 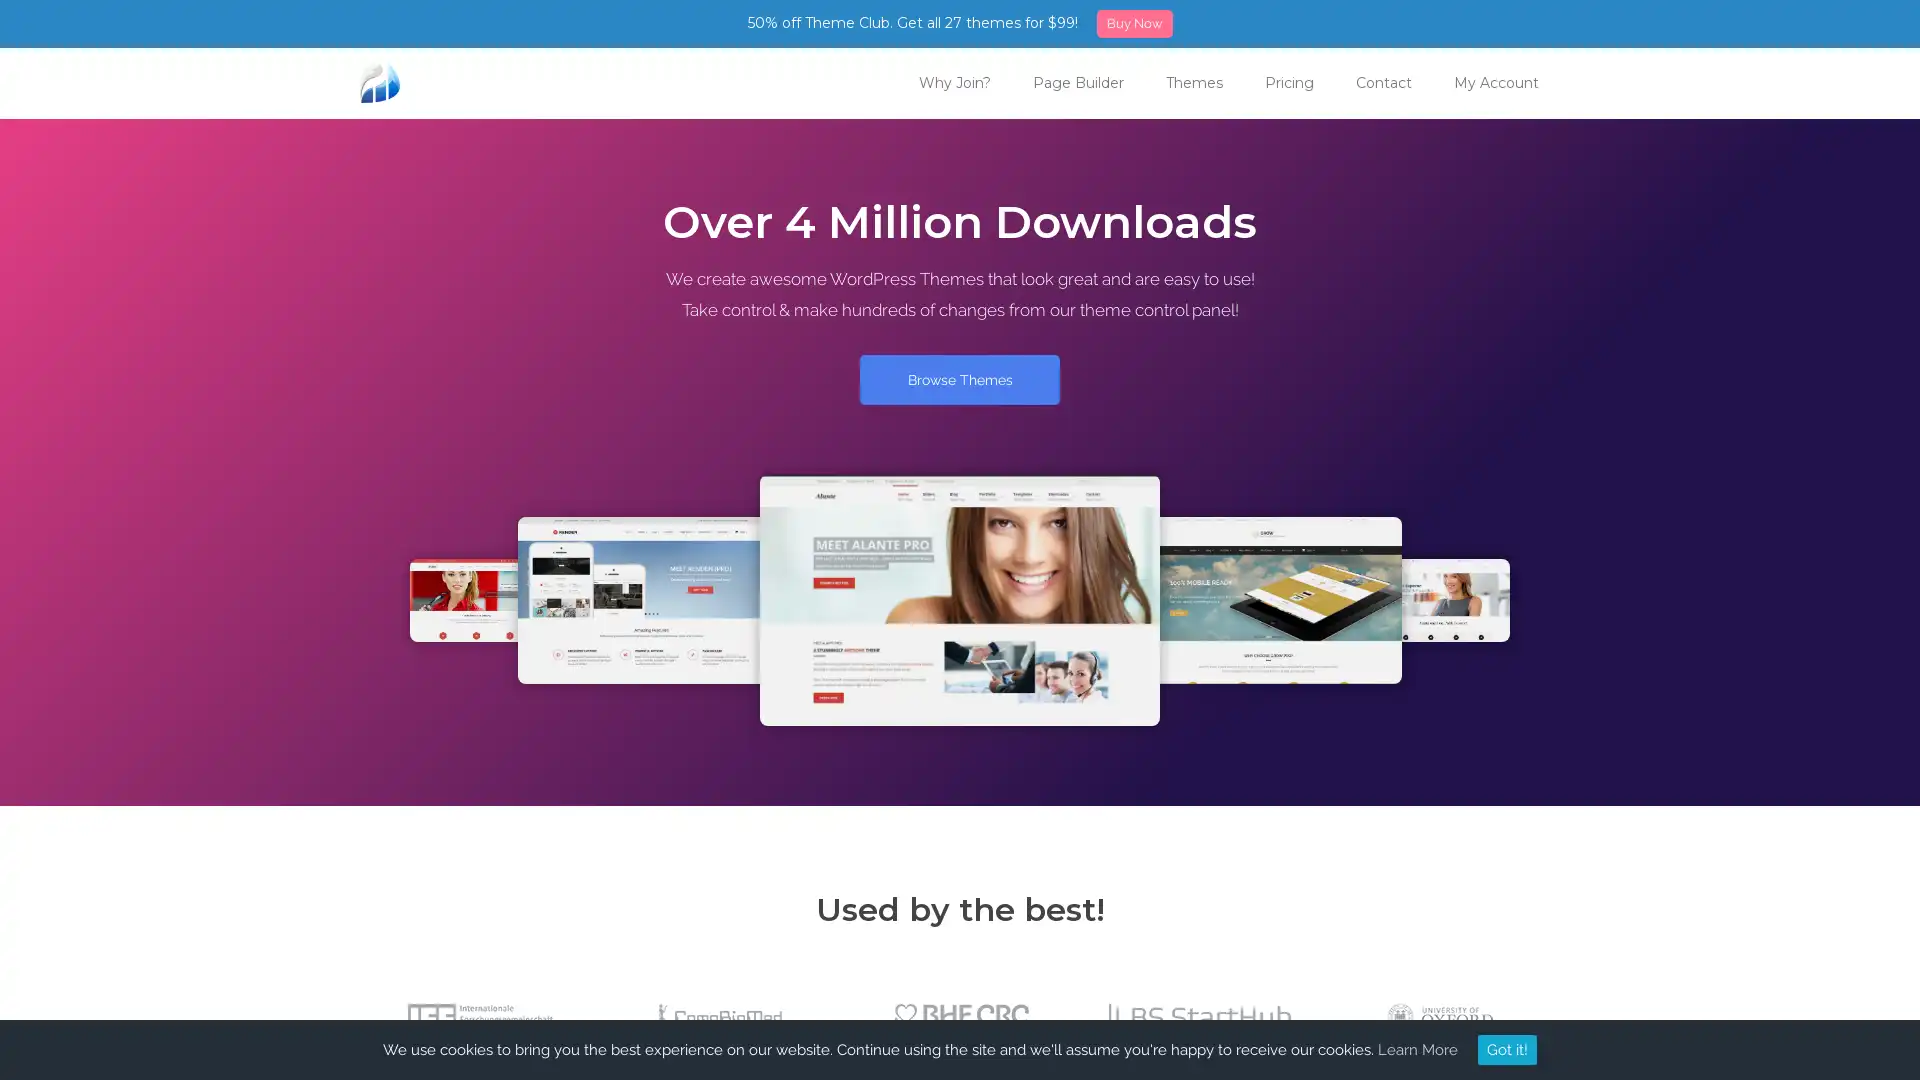 What do you see at coordinates (1133, 23) in the screenshot?
I see `Buy Now` at bounding box center [1133, 23].